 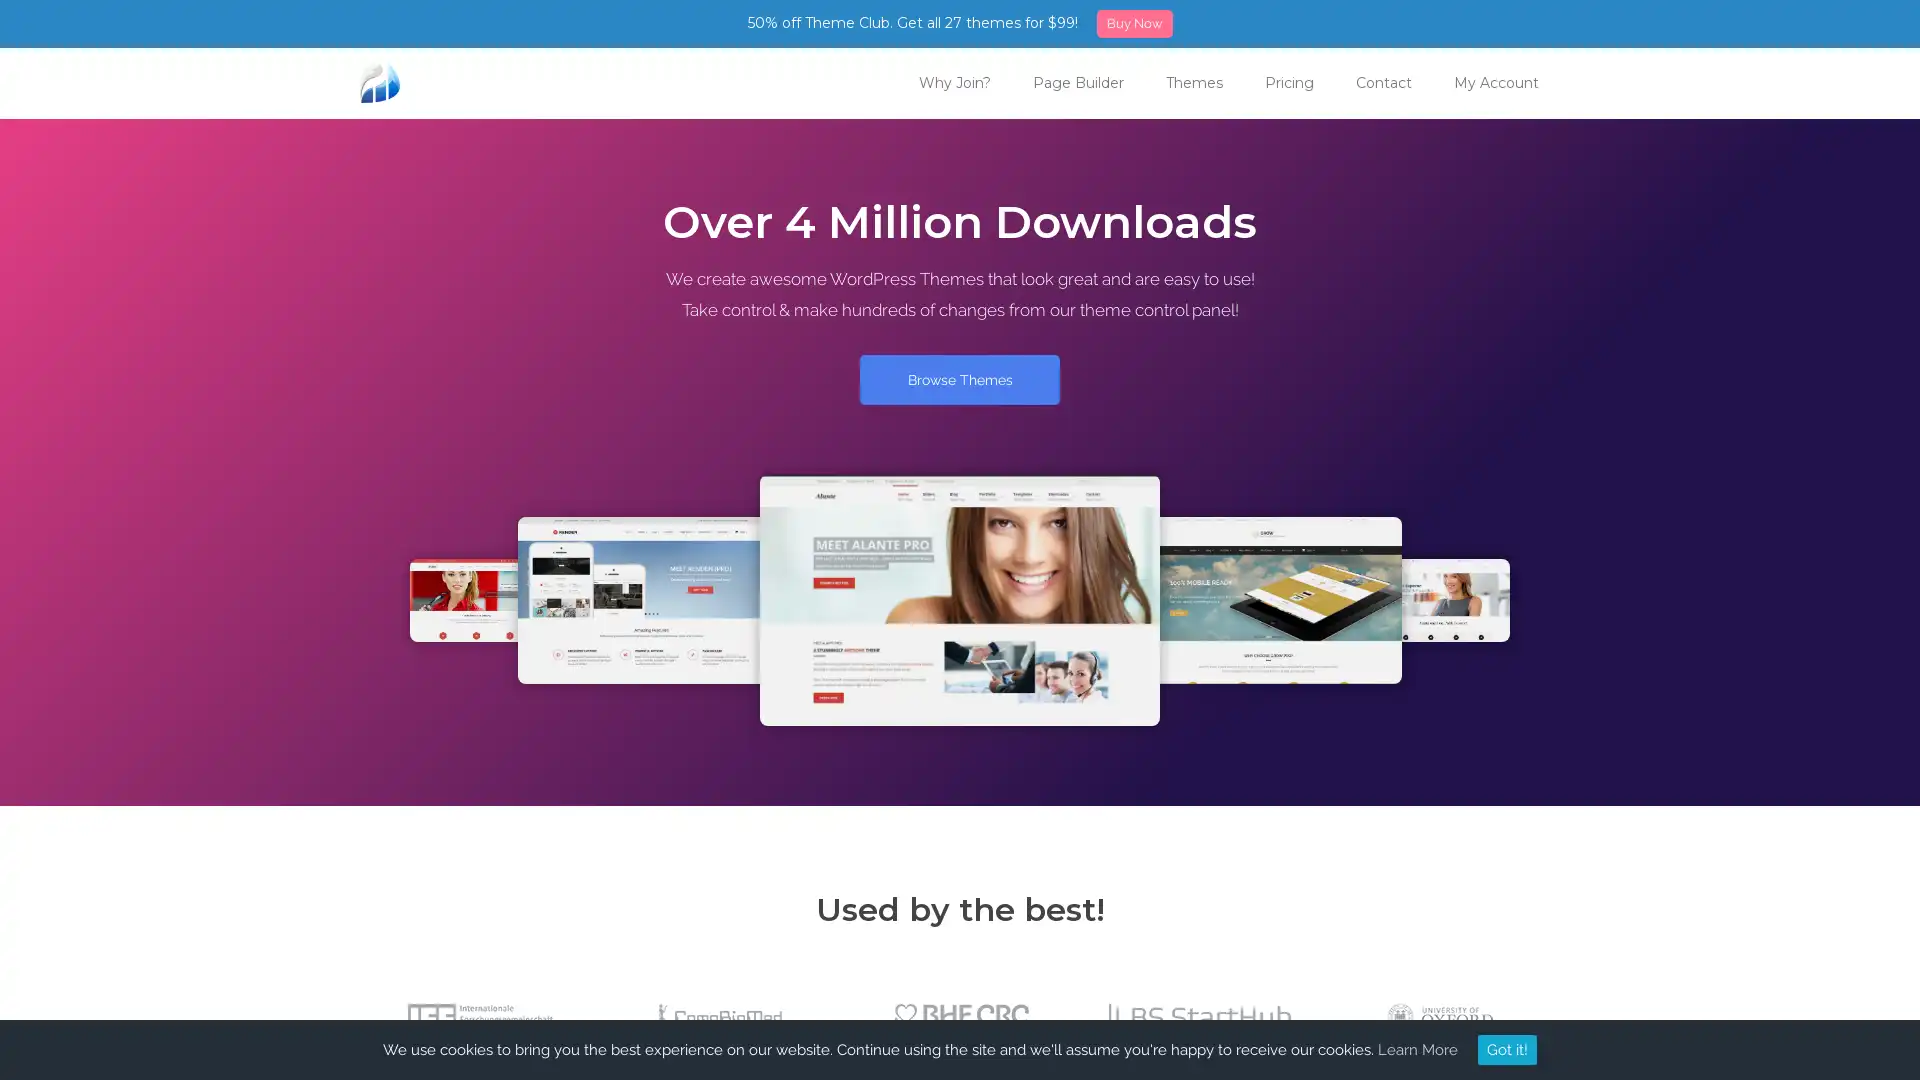 What do you see at coordinates (1133, 23) in the screenshot?
I see `Buy Now` at bounding box center [1133, 23].